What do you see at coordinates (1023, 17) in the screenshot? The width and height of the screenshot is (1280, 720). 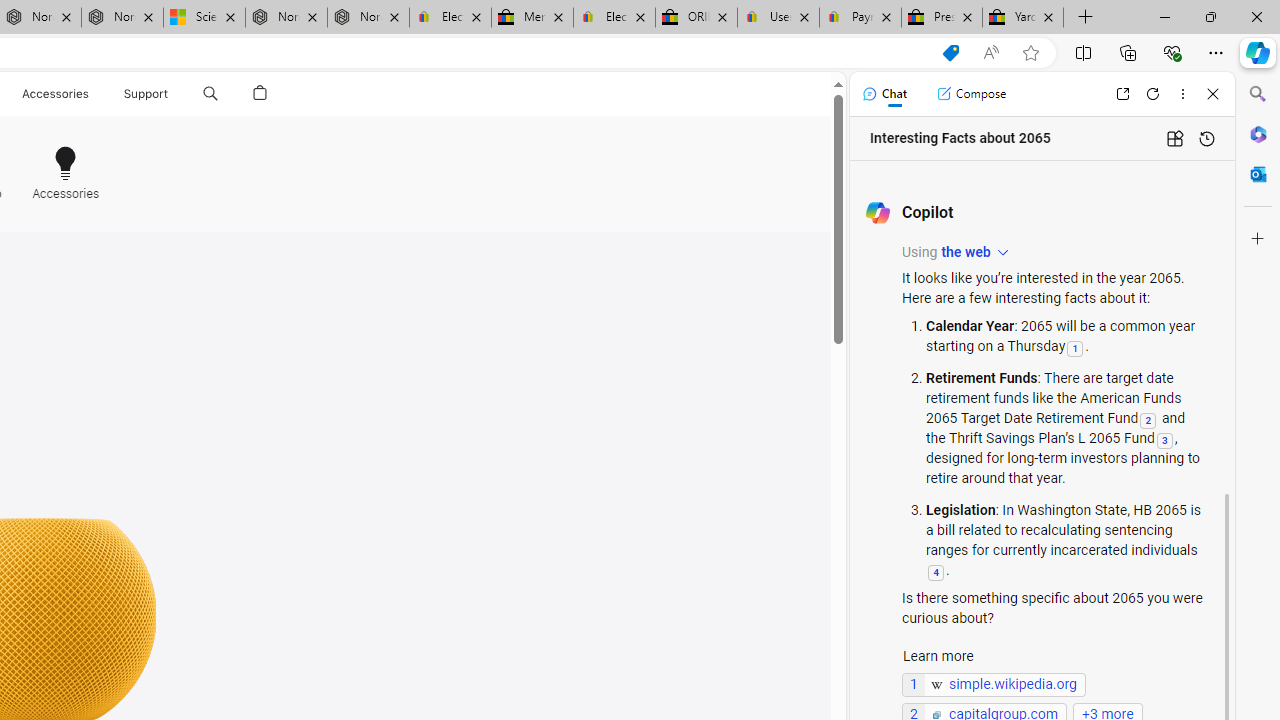 I see `'Yard, Garden & Outdoor Living'` at bounding box center [1023, 17].